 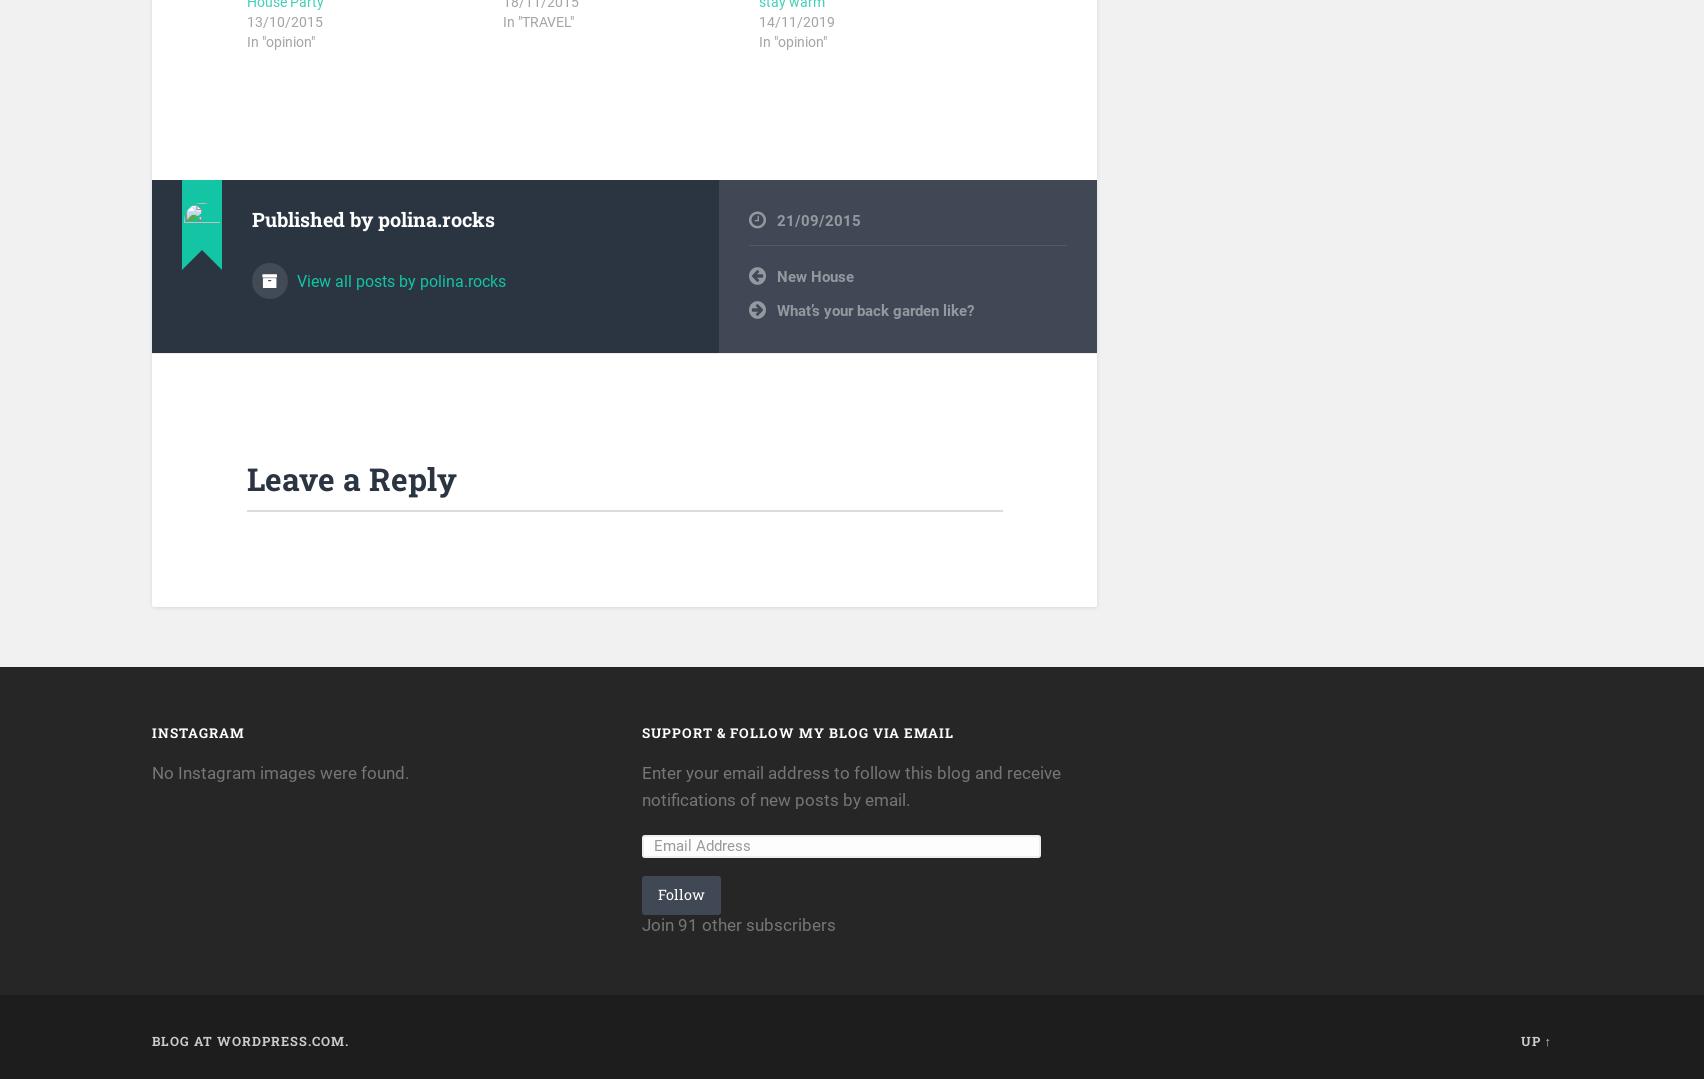 What do you see at coordinates (641, 786) in the screenshot?
I see `'Enter your email address to follow this blog and receive notifications of new posts by email.'` at bounding box center [641, 786].